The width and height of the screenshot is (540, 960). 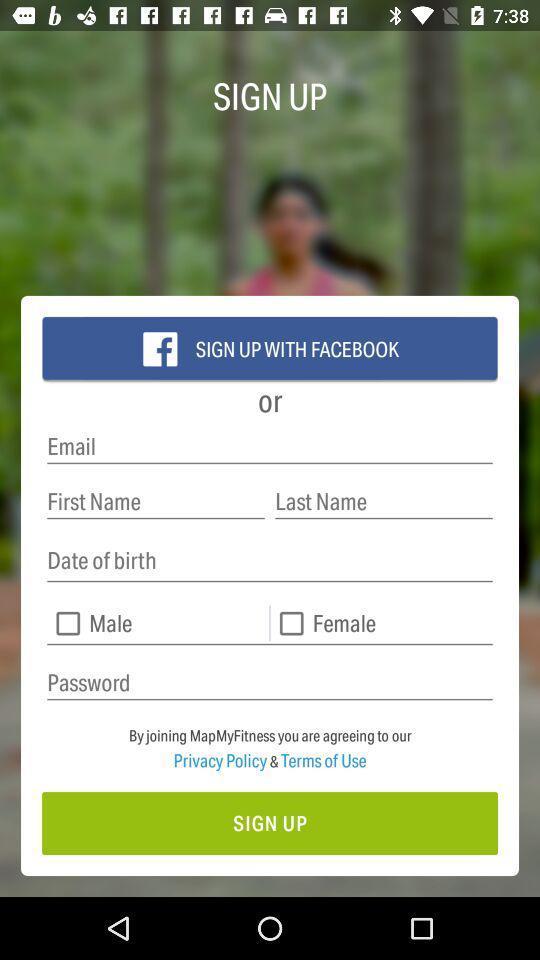 I want to click on first name sign up, so click(x=155, y=500).